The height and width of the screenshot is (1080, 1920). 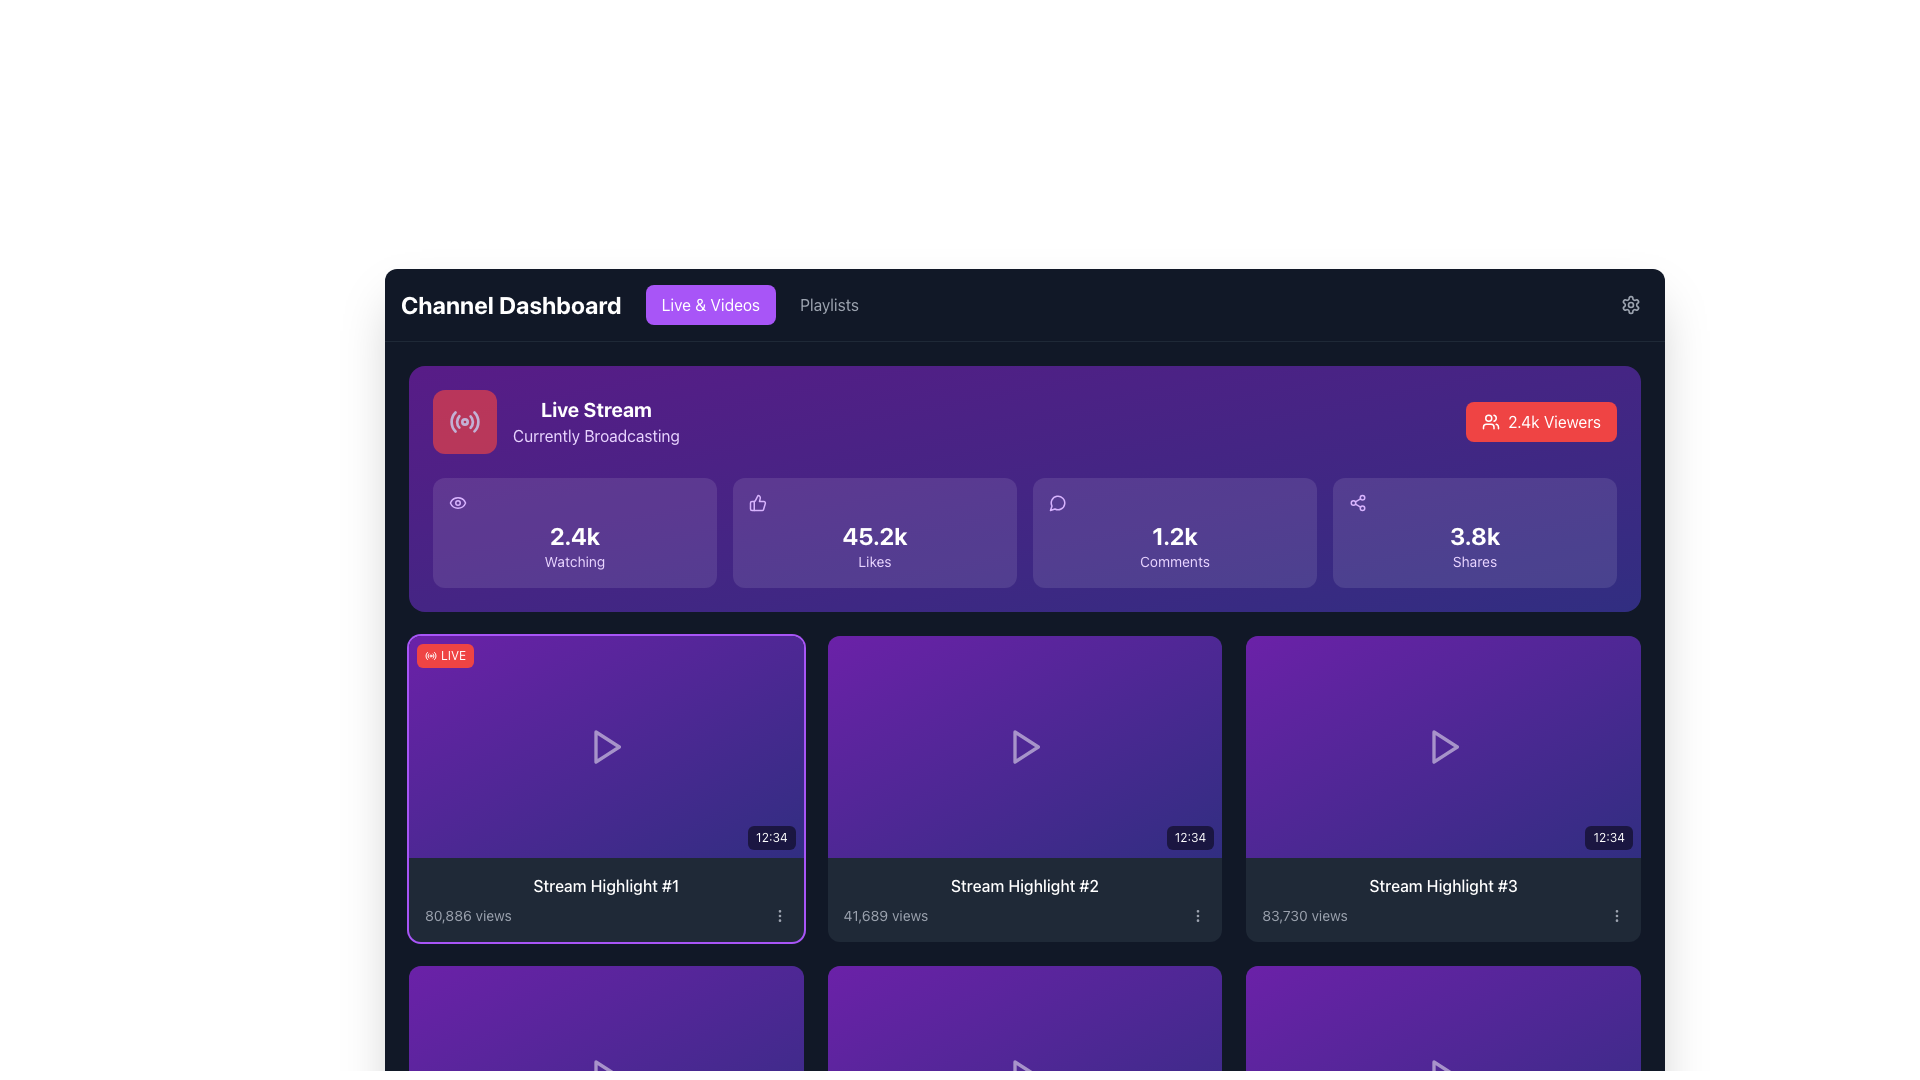 I want to click on the time duration indicator text label located at the bottom-right corner of the video thumbnail labeled 'Stream Highlight #1', so click(x=770, y=837).